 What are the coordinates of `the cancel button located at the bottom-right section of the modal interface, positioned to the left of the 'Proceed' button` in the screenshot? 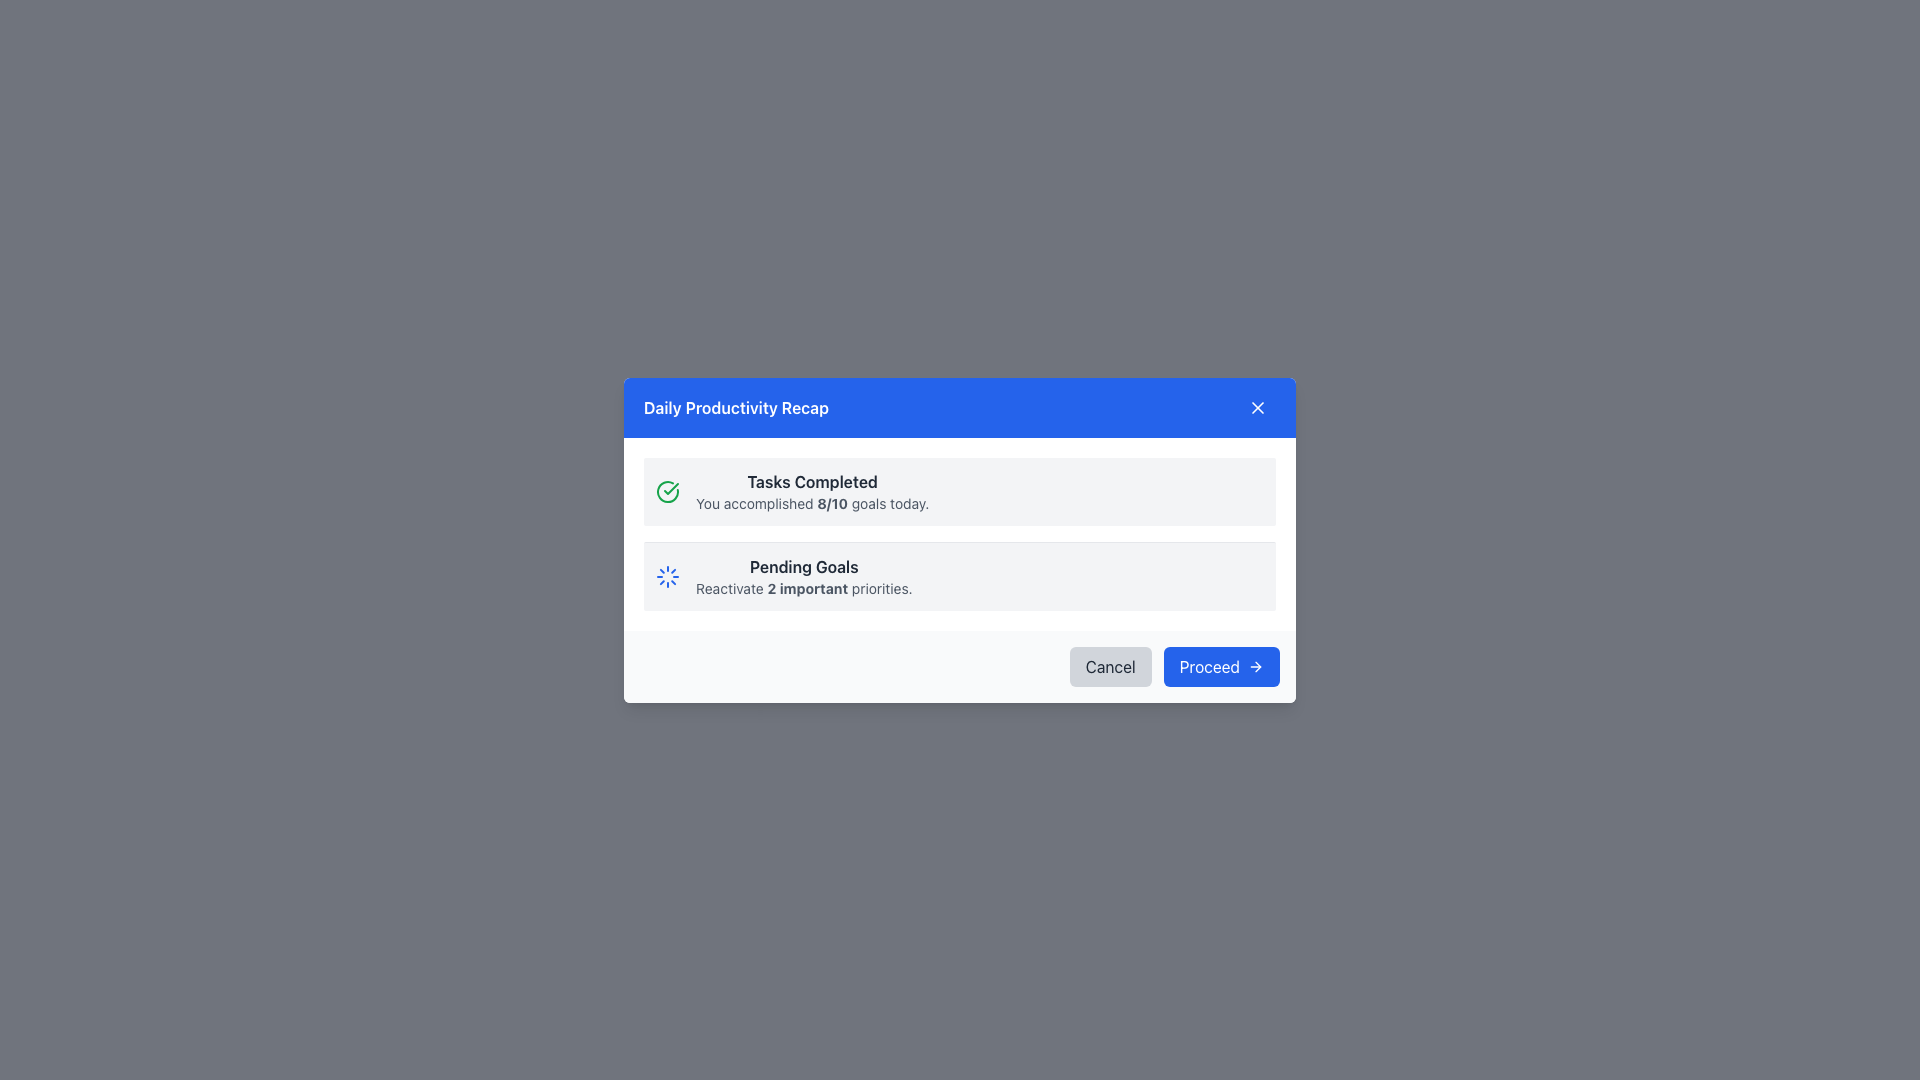 It's located at (1109, 666).